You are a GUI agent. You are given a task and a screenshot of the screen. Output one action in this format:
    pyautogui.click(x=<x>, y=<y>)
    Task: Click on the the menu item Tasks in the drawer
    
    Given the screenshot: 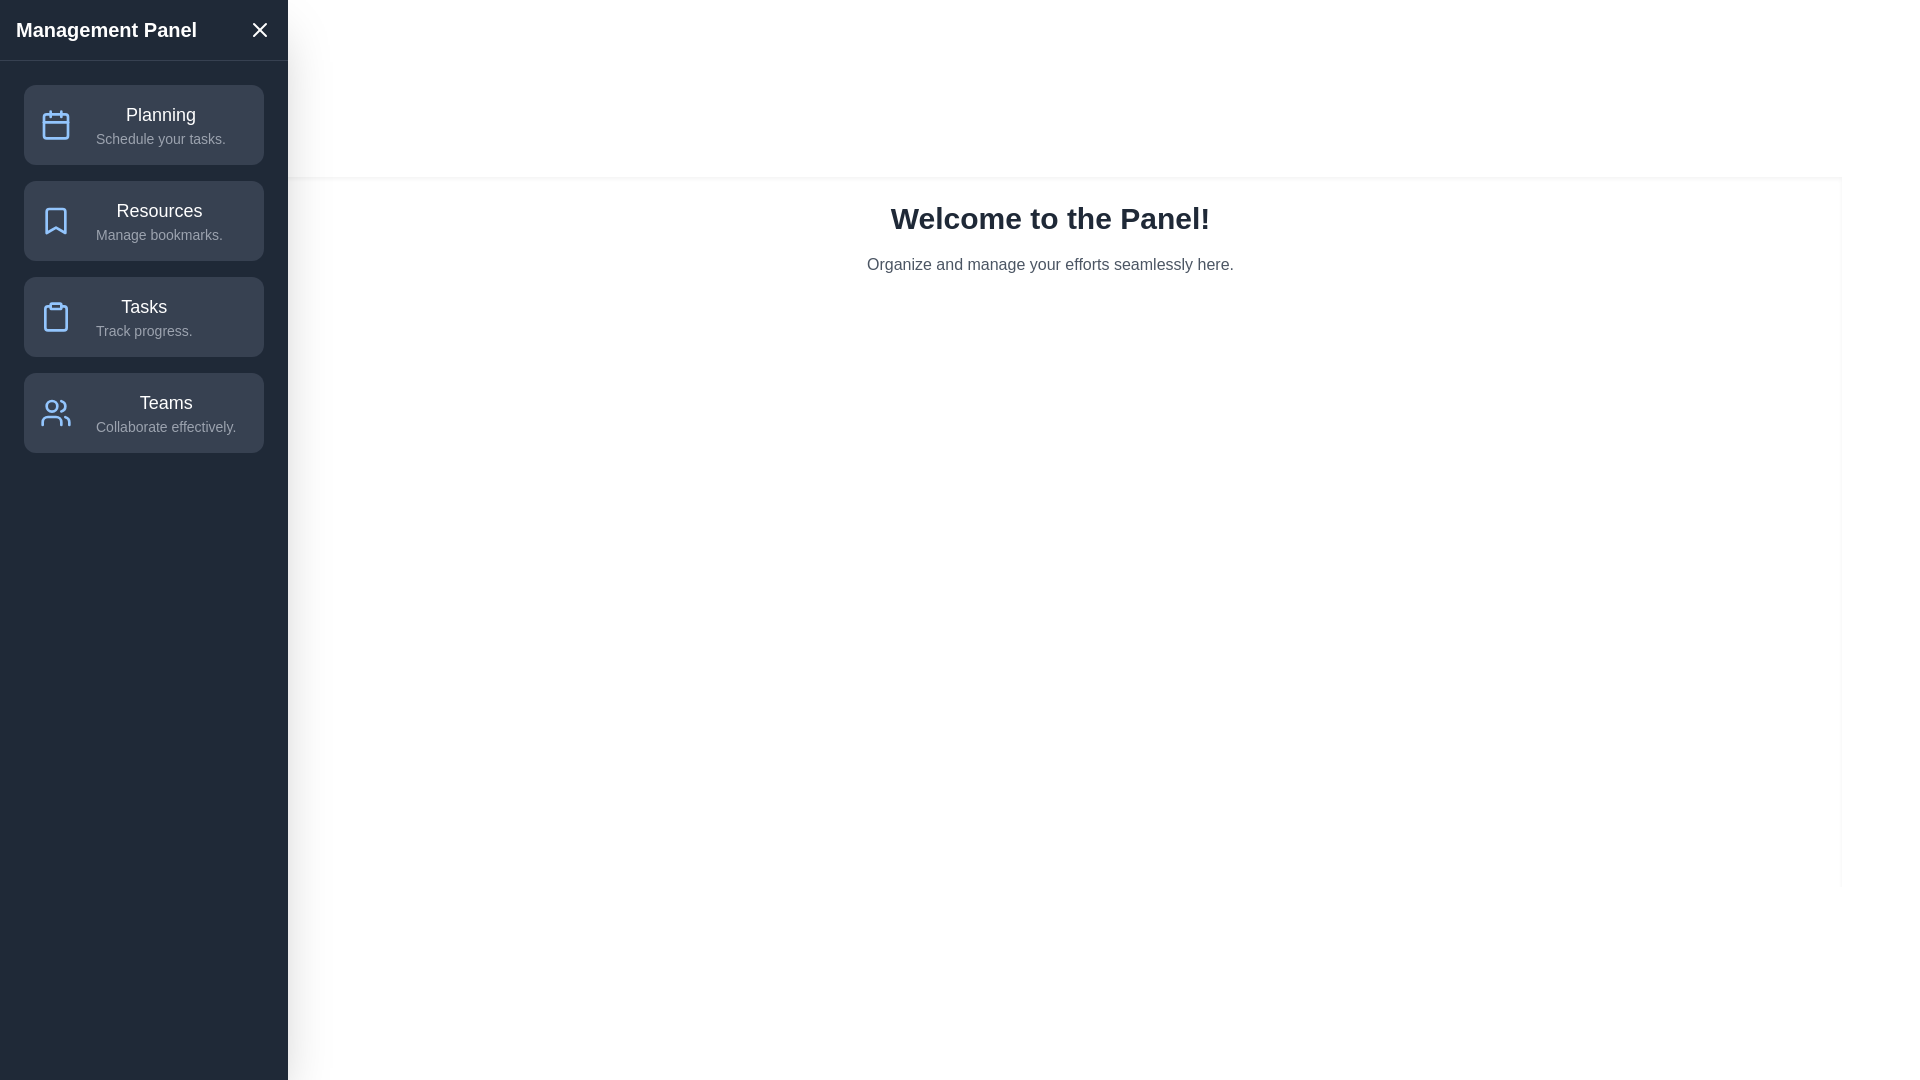 What is the action you would take?
    pyautogui.click(x=143, y=315)
    